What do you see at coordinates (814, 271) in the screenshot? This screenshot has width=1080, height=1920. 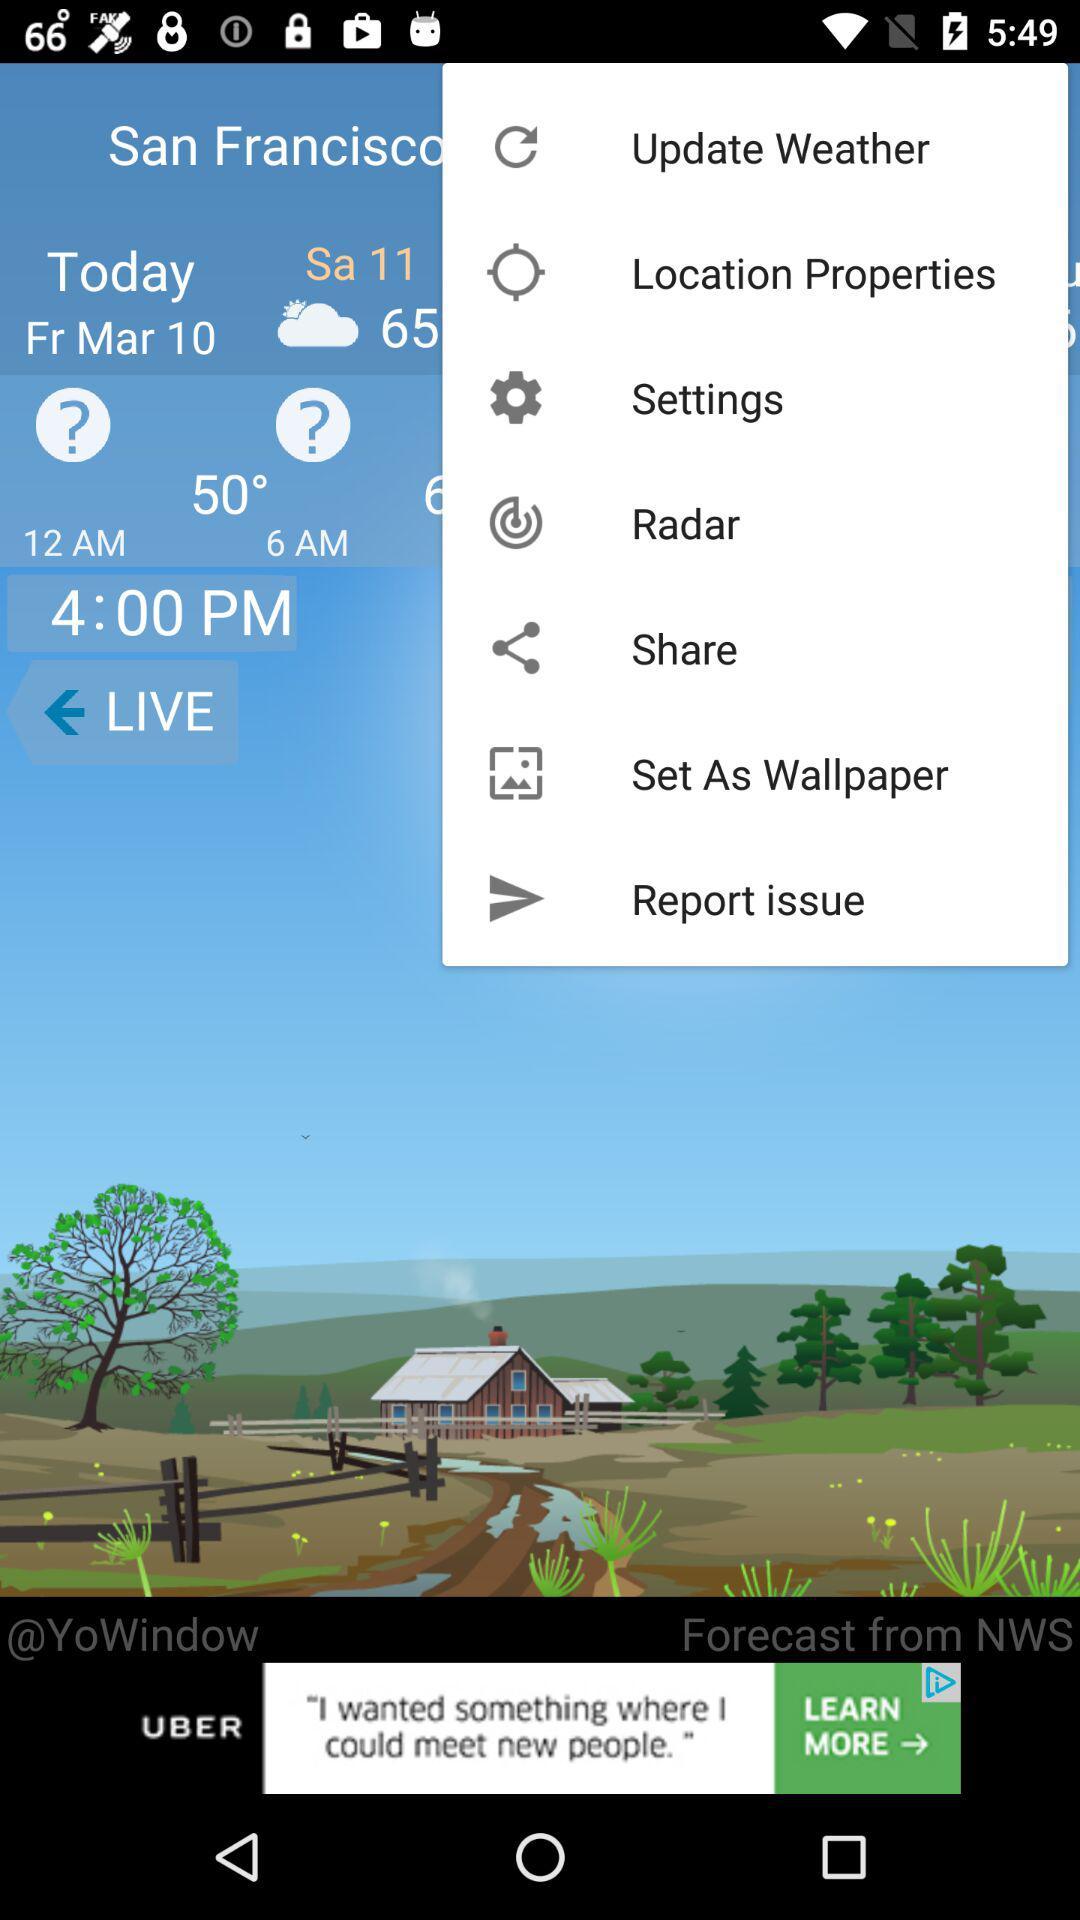 I see `the item below the update weather icon` at bounding box center [814, 271].